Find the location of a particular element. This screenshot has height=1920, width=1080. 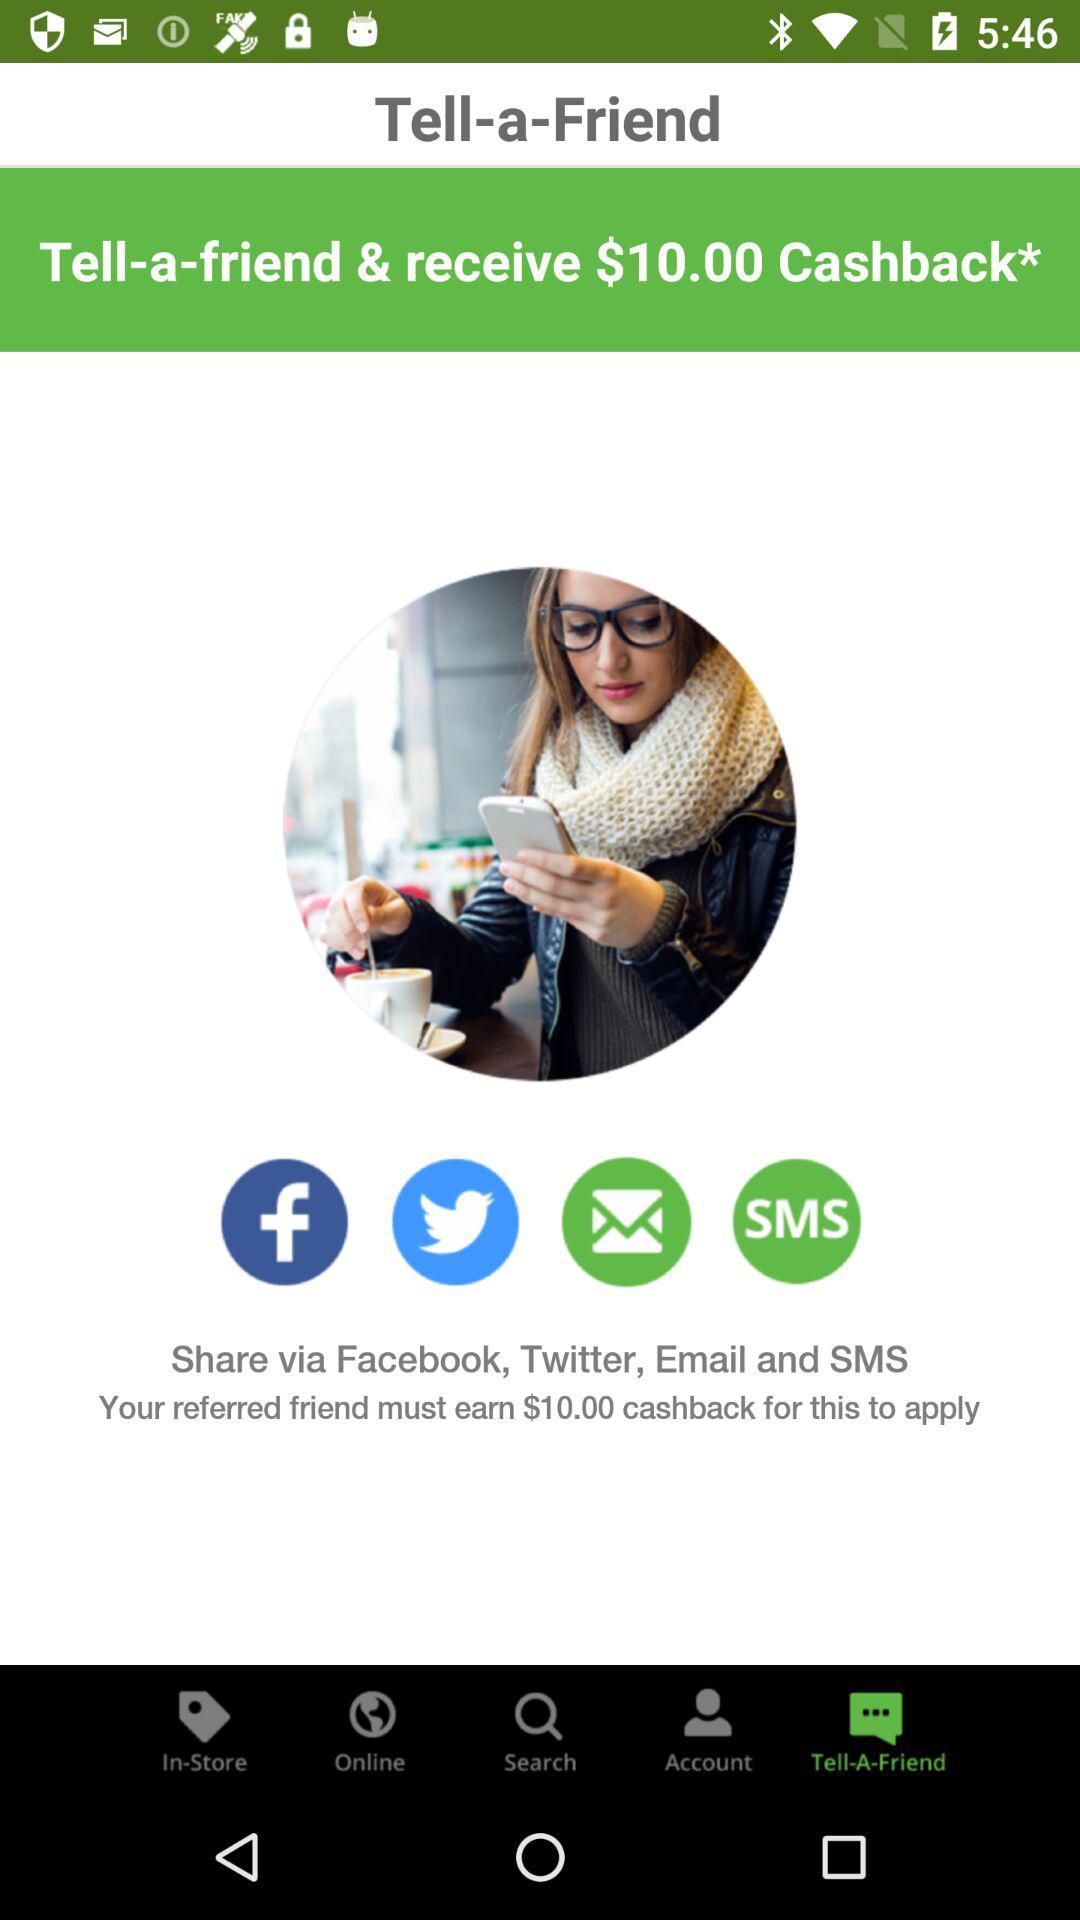

search option is located at coordinates (540, 1728).